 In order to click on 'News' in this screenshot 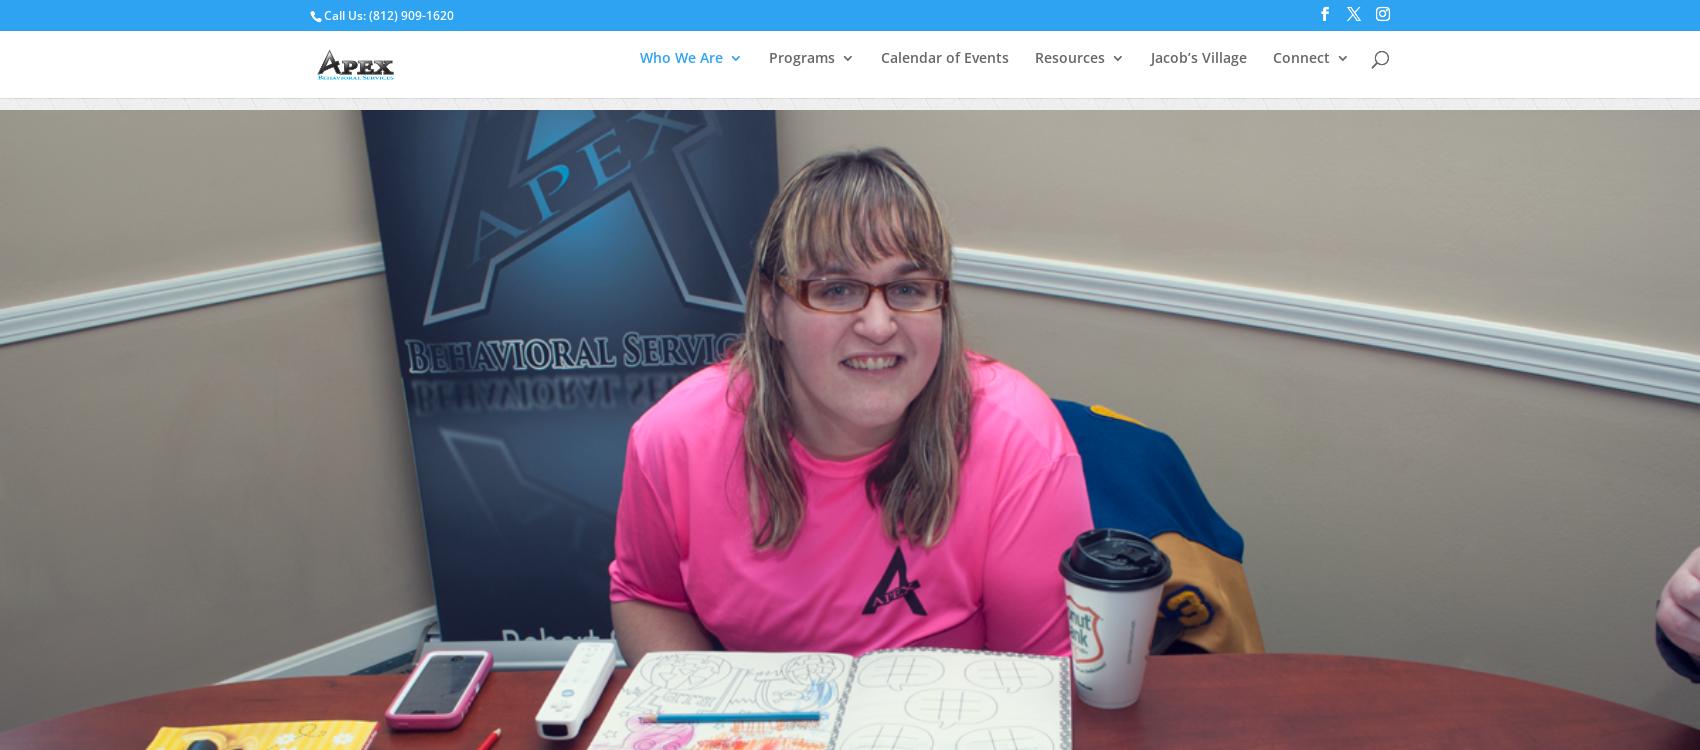, I will do `click(1113, 232)`.